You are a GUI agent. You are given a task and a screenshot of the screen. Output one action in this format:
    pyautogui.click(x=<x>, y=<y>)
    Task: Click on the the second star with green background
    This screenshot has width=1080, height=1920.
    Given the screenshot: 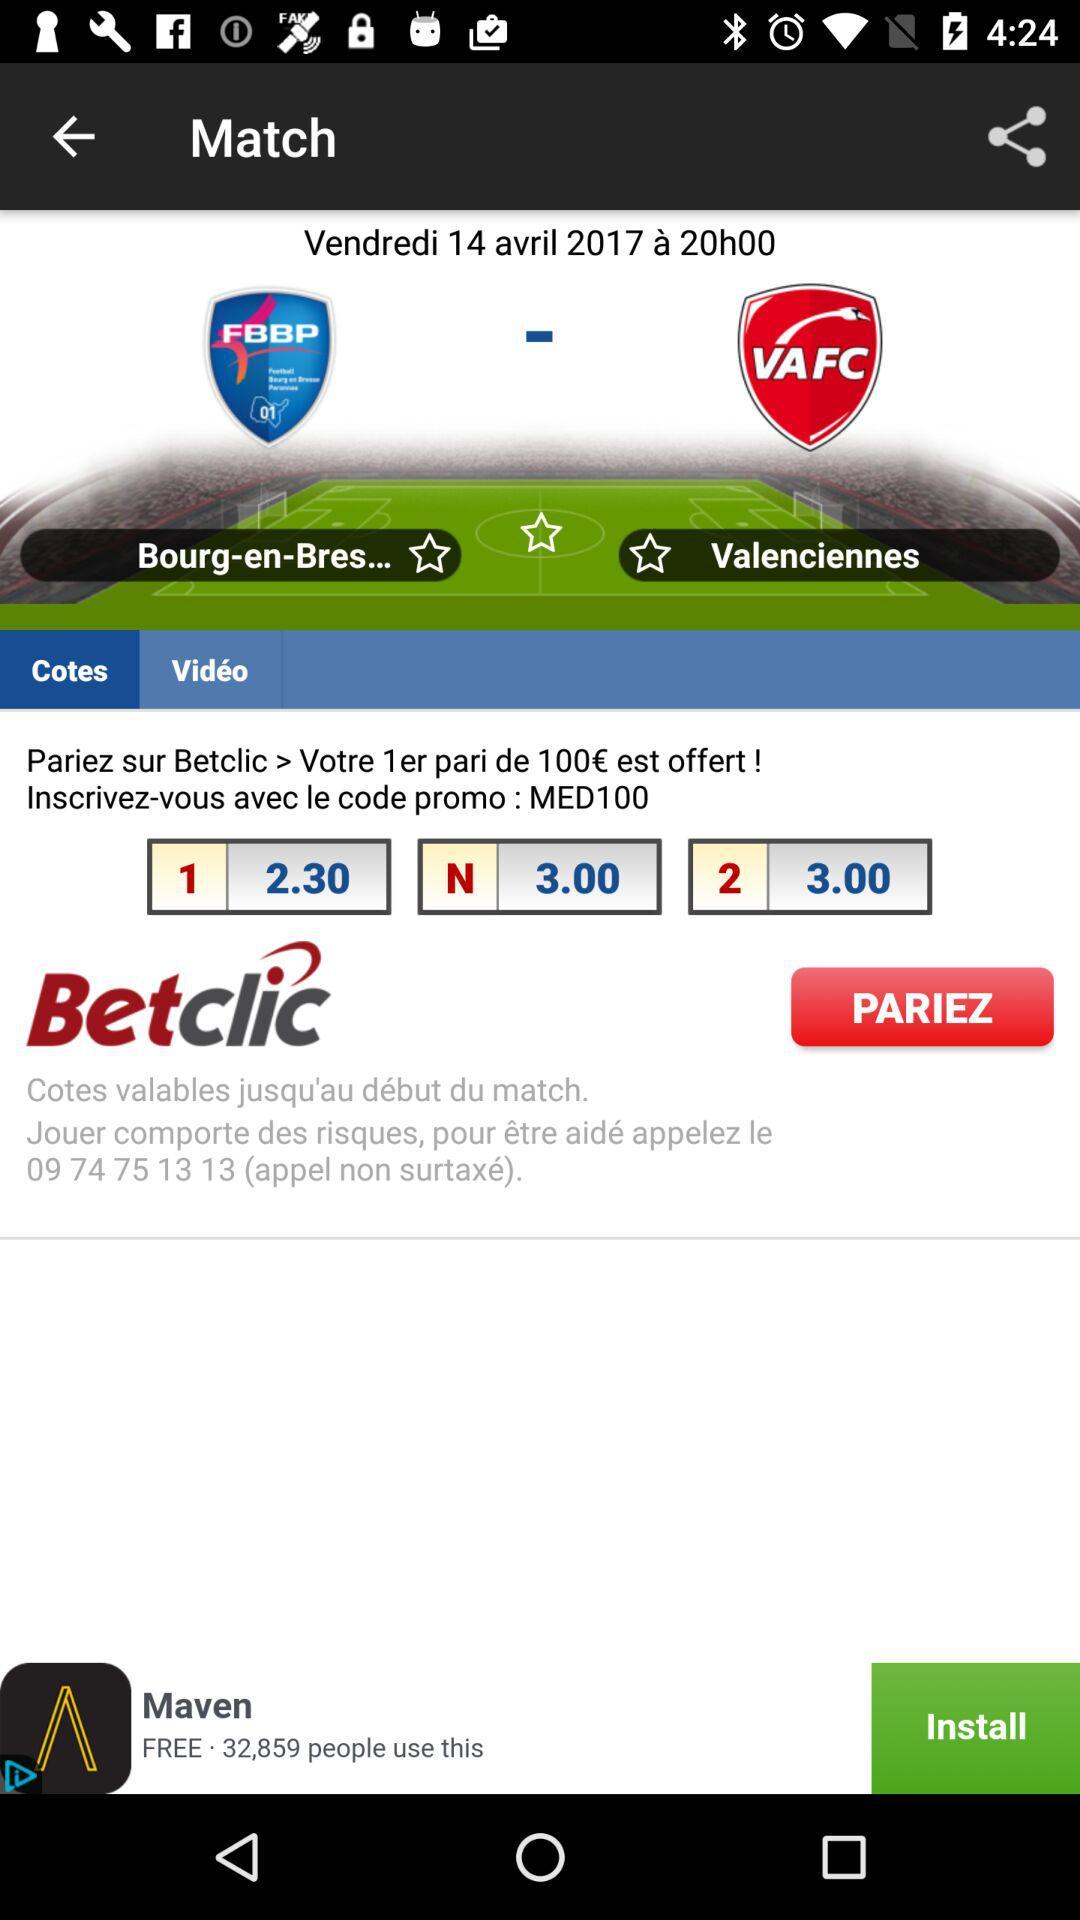 What is the action you would take?
    pyautogui.click(x=540, y=533)
    